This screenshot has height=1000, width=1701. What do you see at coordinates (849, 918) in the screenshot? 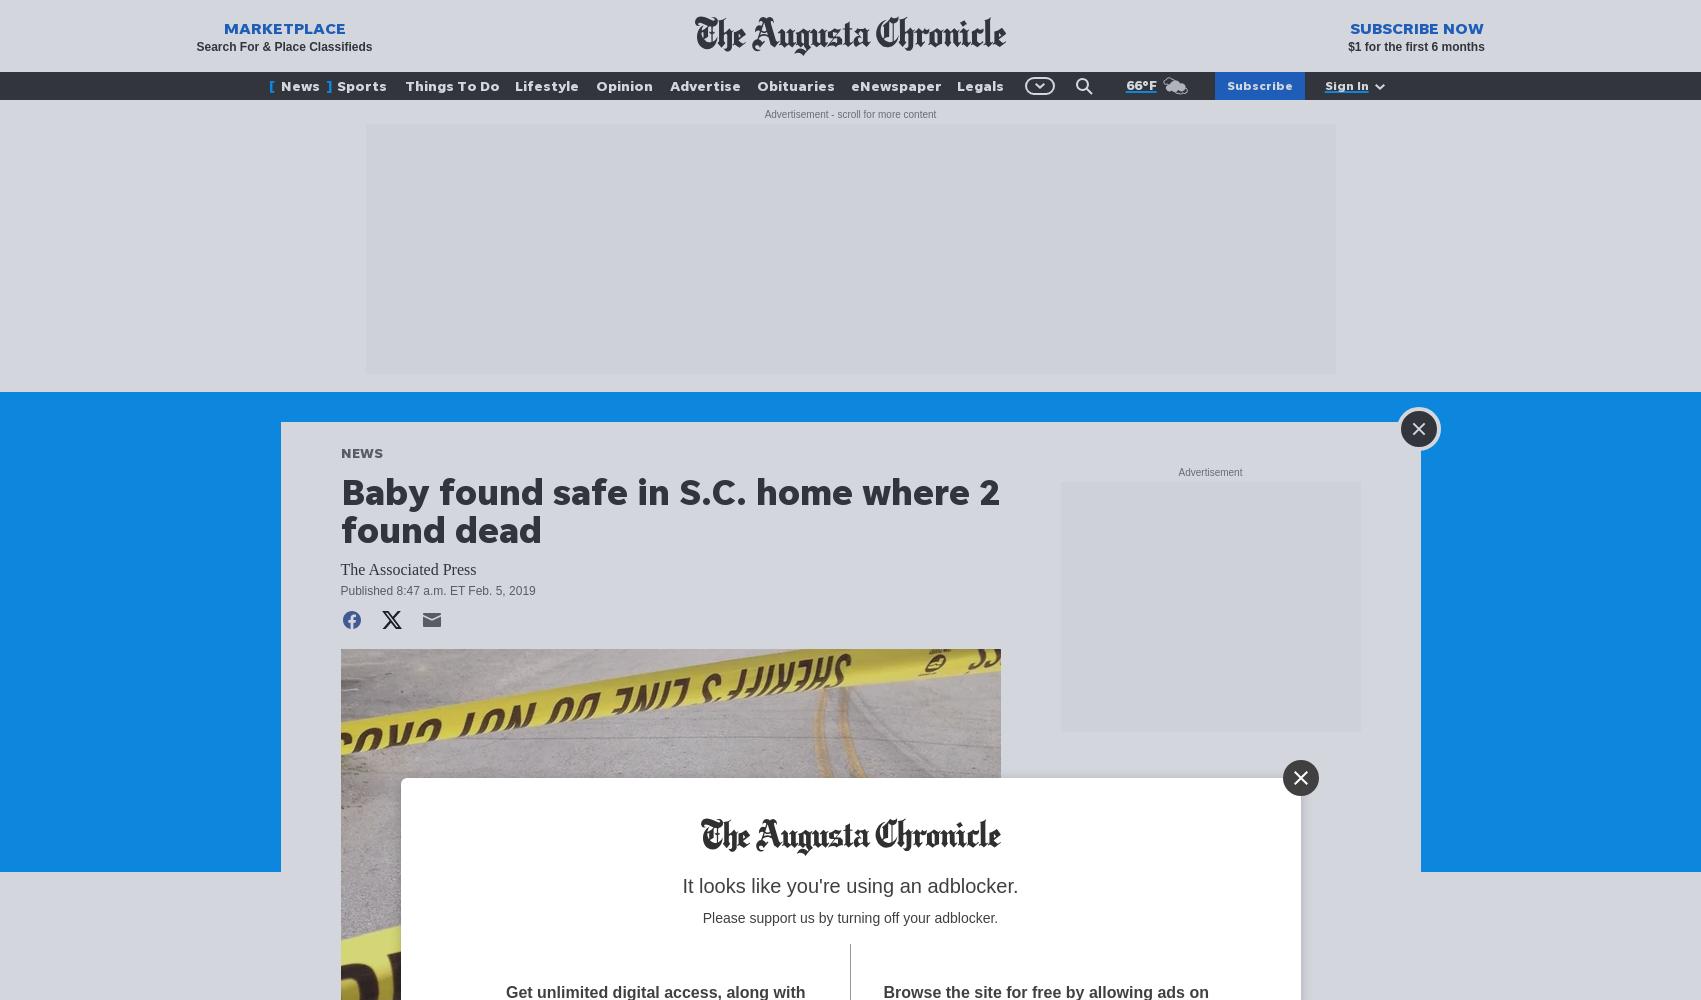
I see `'Please support us by turning off your adblocker.'` at bounding box center [849, 918].